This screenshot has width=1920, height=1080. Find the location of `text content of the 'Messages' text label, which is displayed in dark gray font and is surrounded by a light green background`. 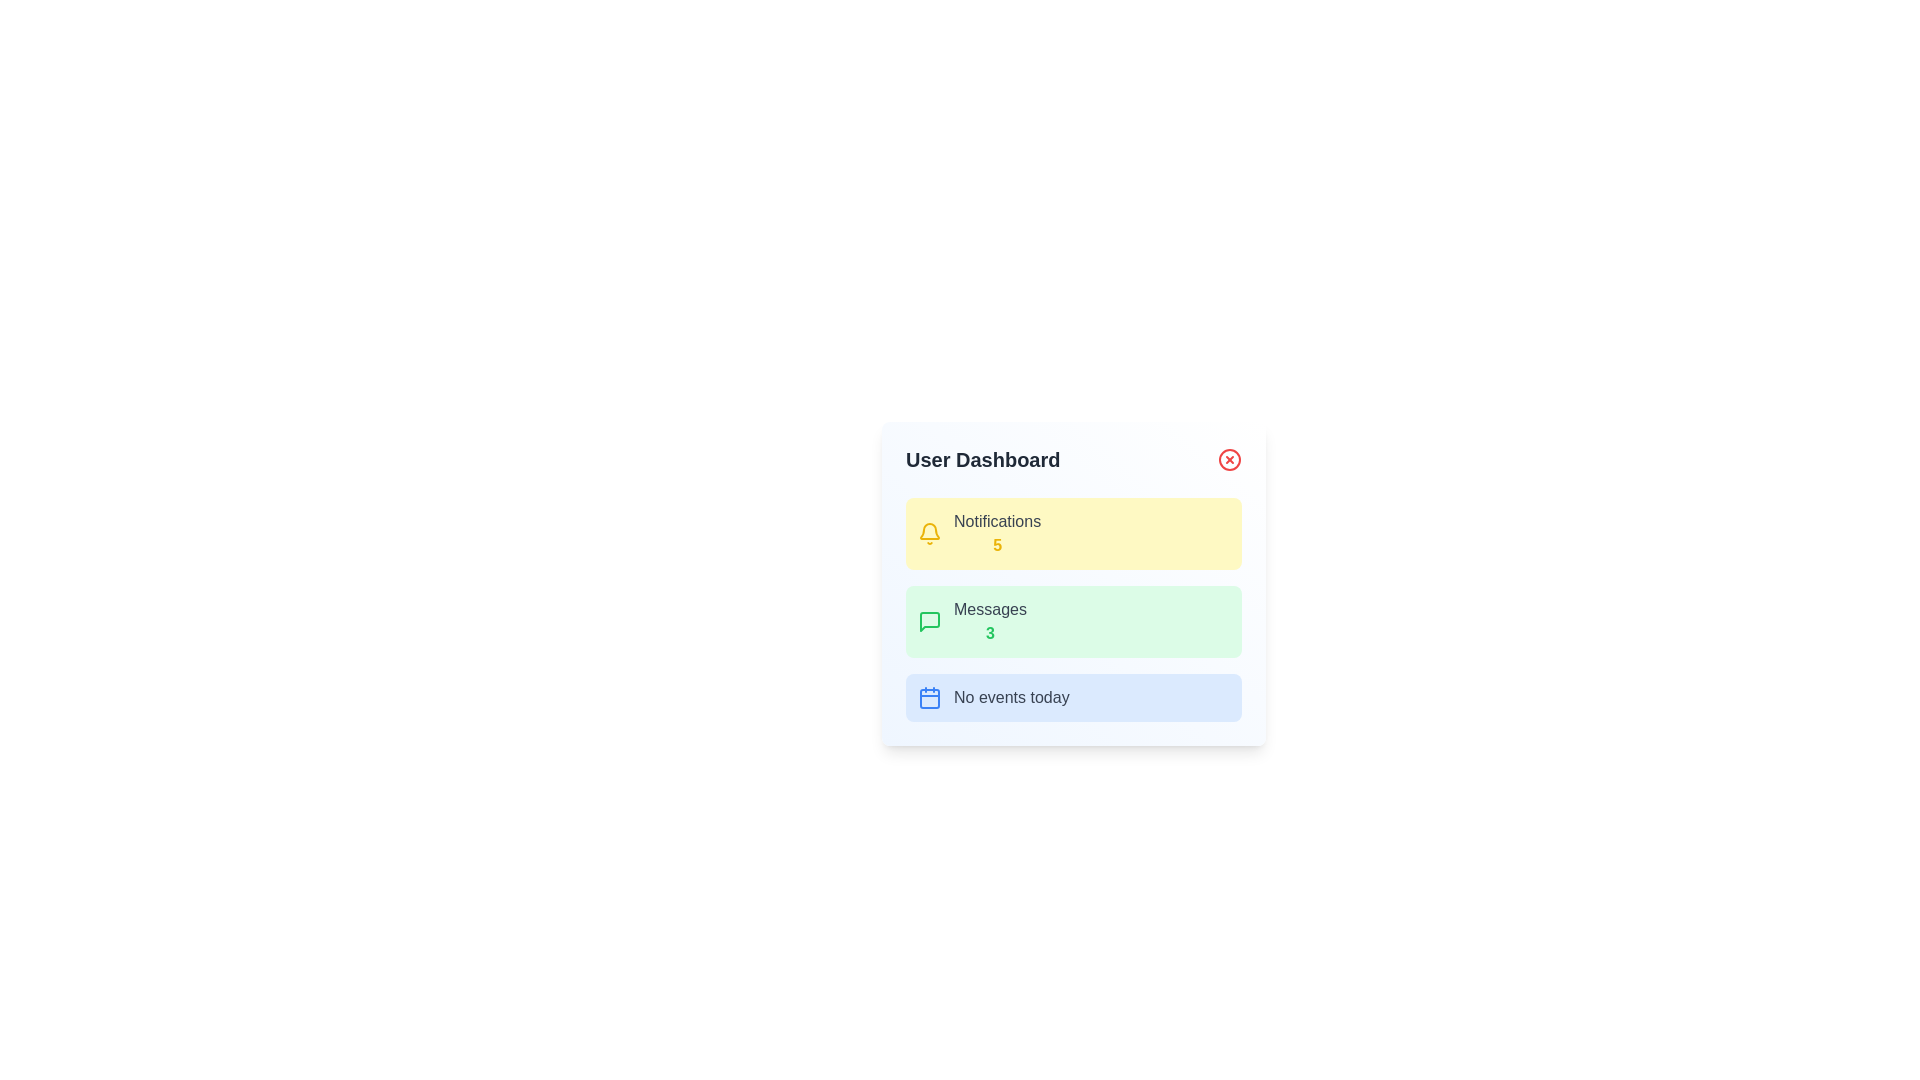

text content of the 'Messages' text label, which is displayed in dark gray font and is surrounded by a light green background is located at coordinates (990, 608).